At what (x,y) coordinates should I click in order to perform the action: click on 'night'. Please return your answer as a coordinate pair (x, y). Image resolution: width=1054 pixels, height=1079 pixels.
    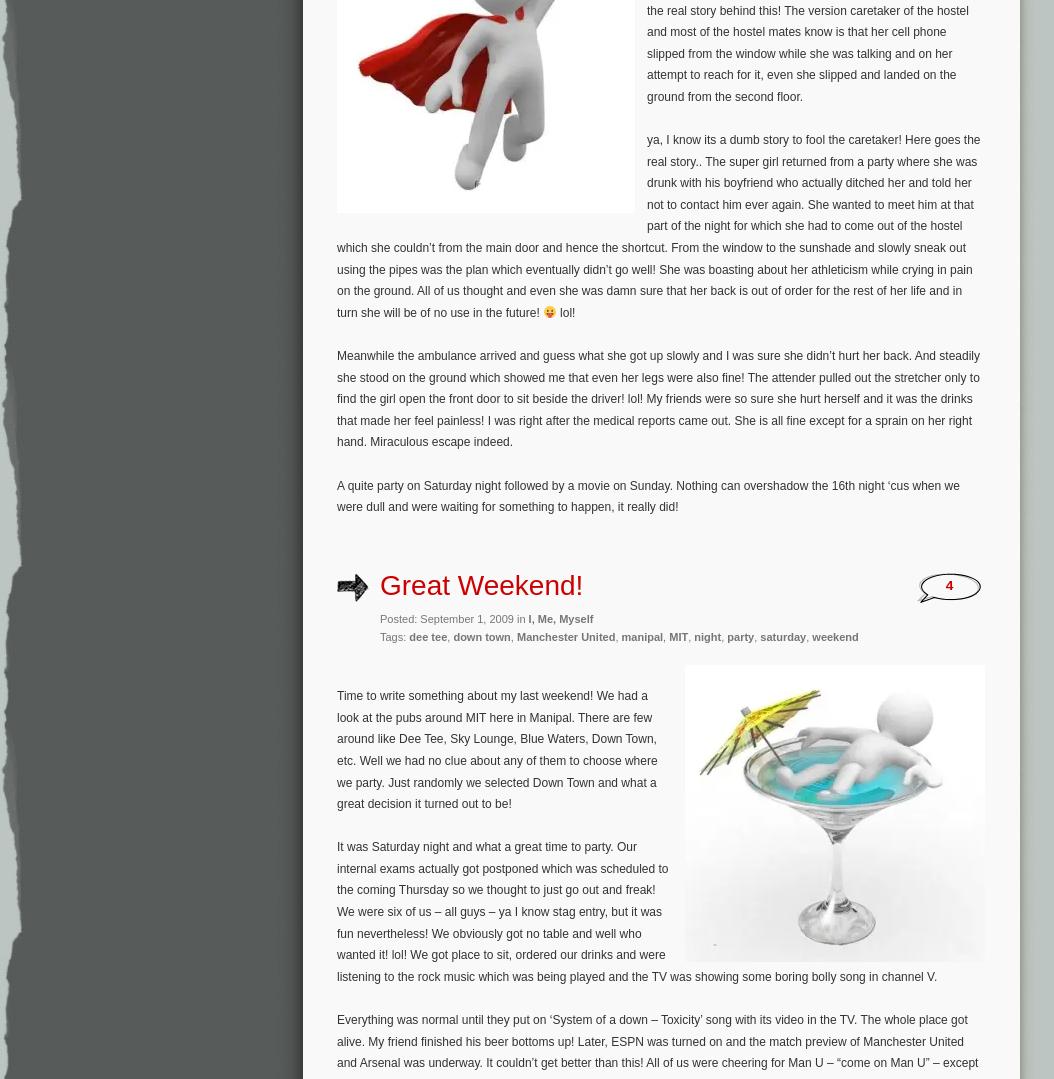
    Looking at the image, I should click on (706, 634).